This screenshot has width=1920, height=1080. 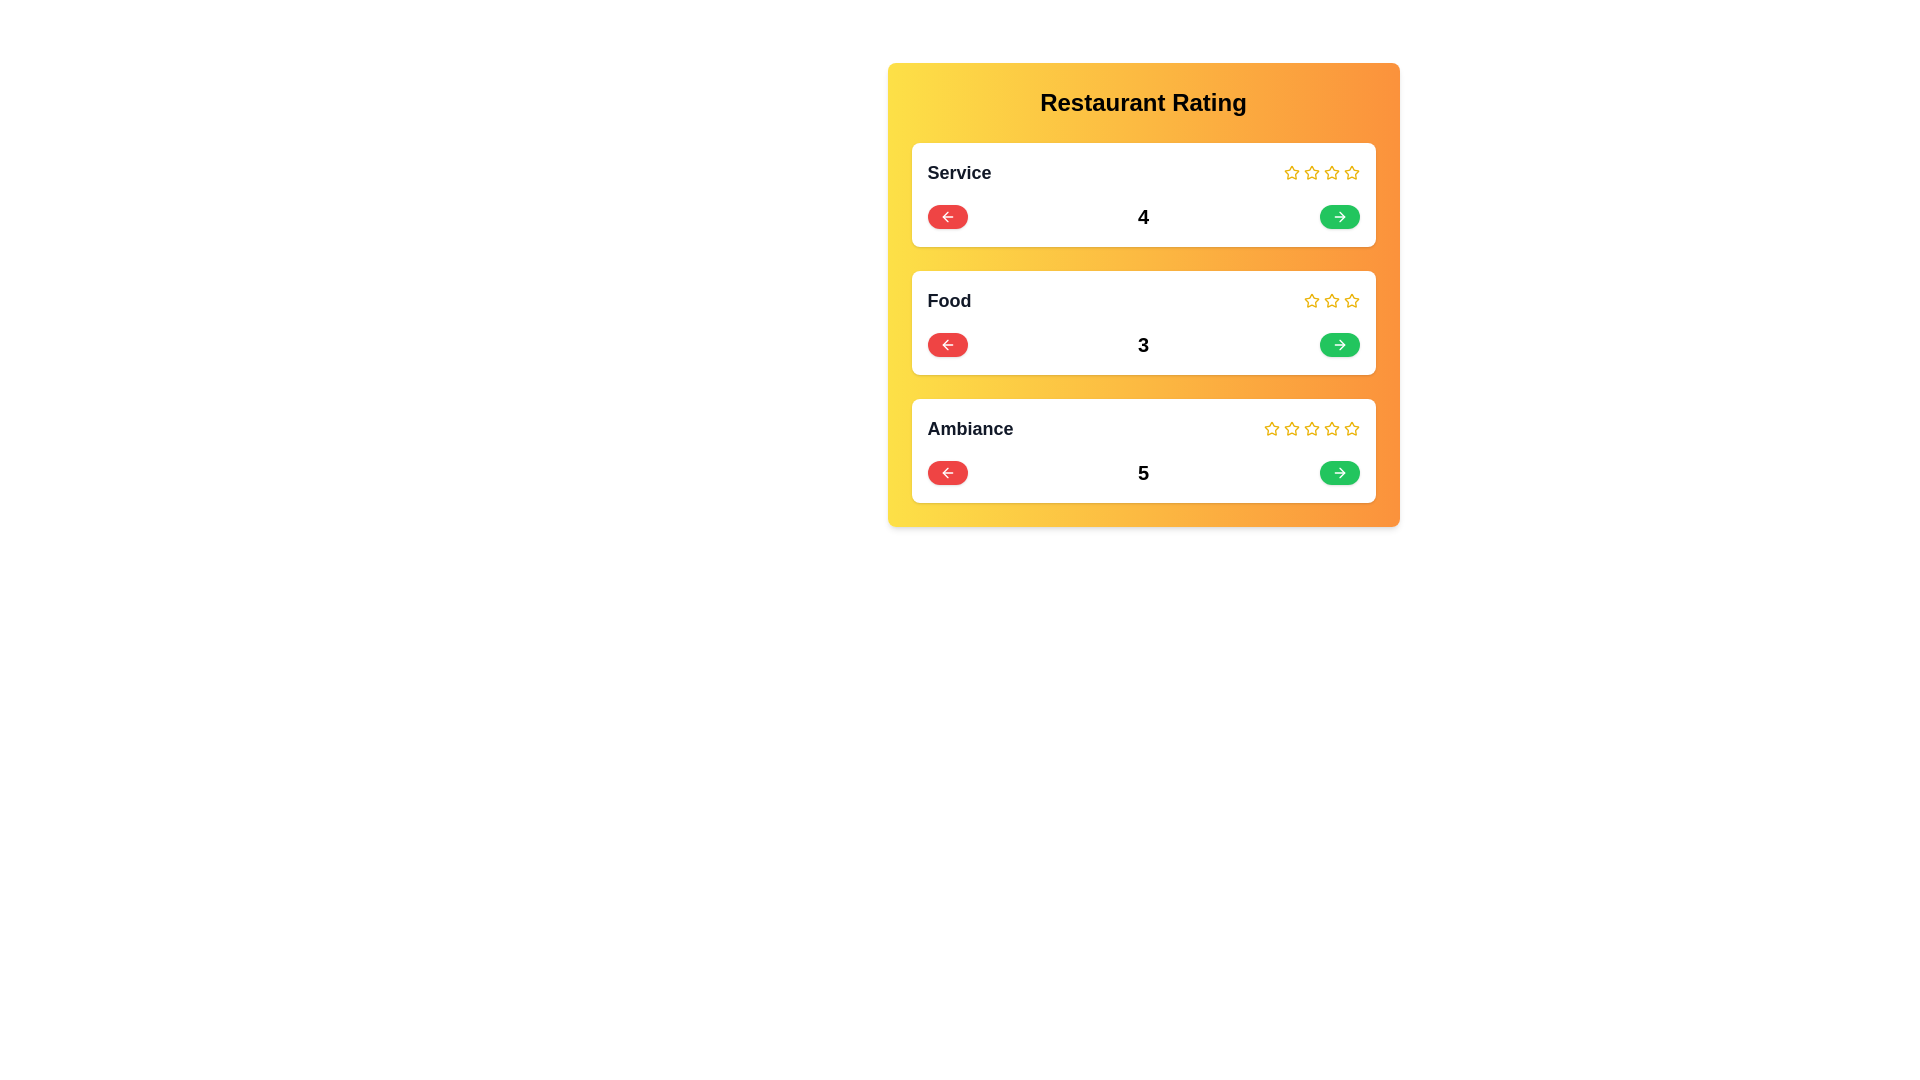 What do you see at coordinates (1351, 427) in the screenshot?
I see `on the fifth star in the rating system within the 'Ambiance' section` at bounding box center [1351, 427].